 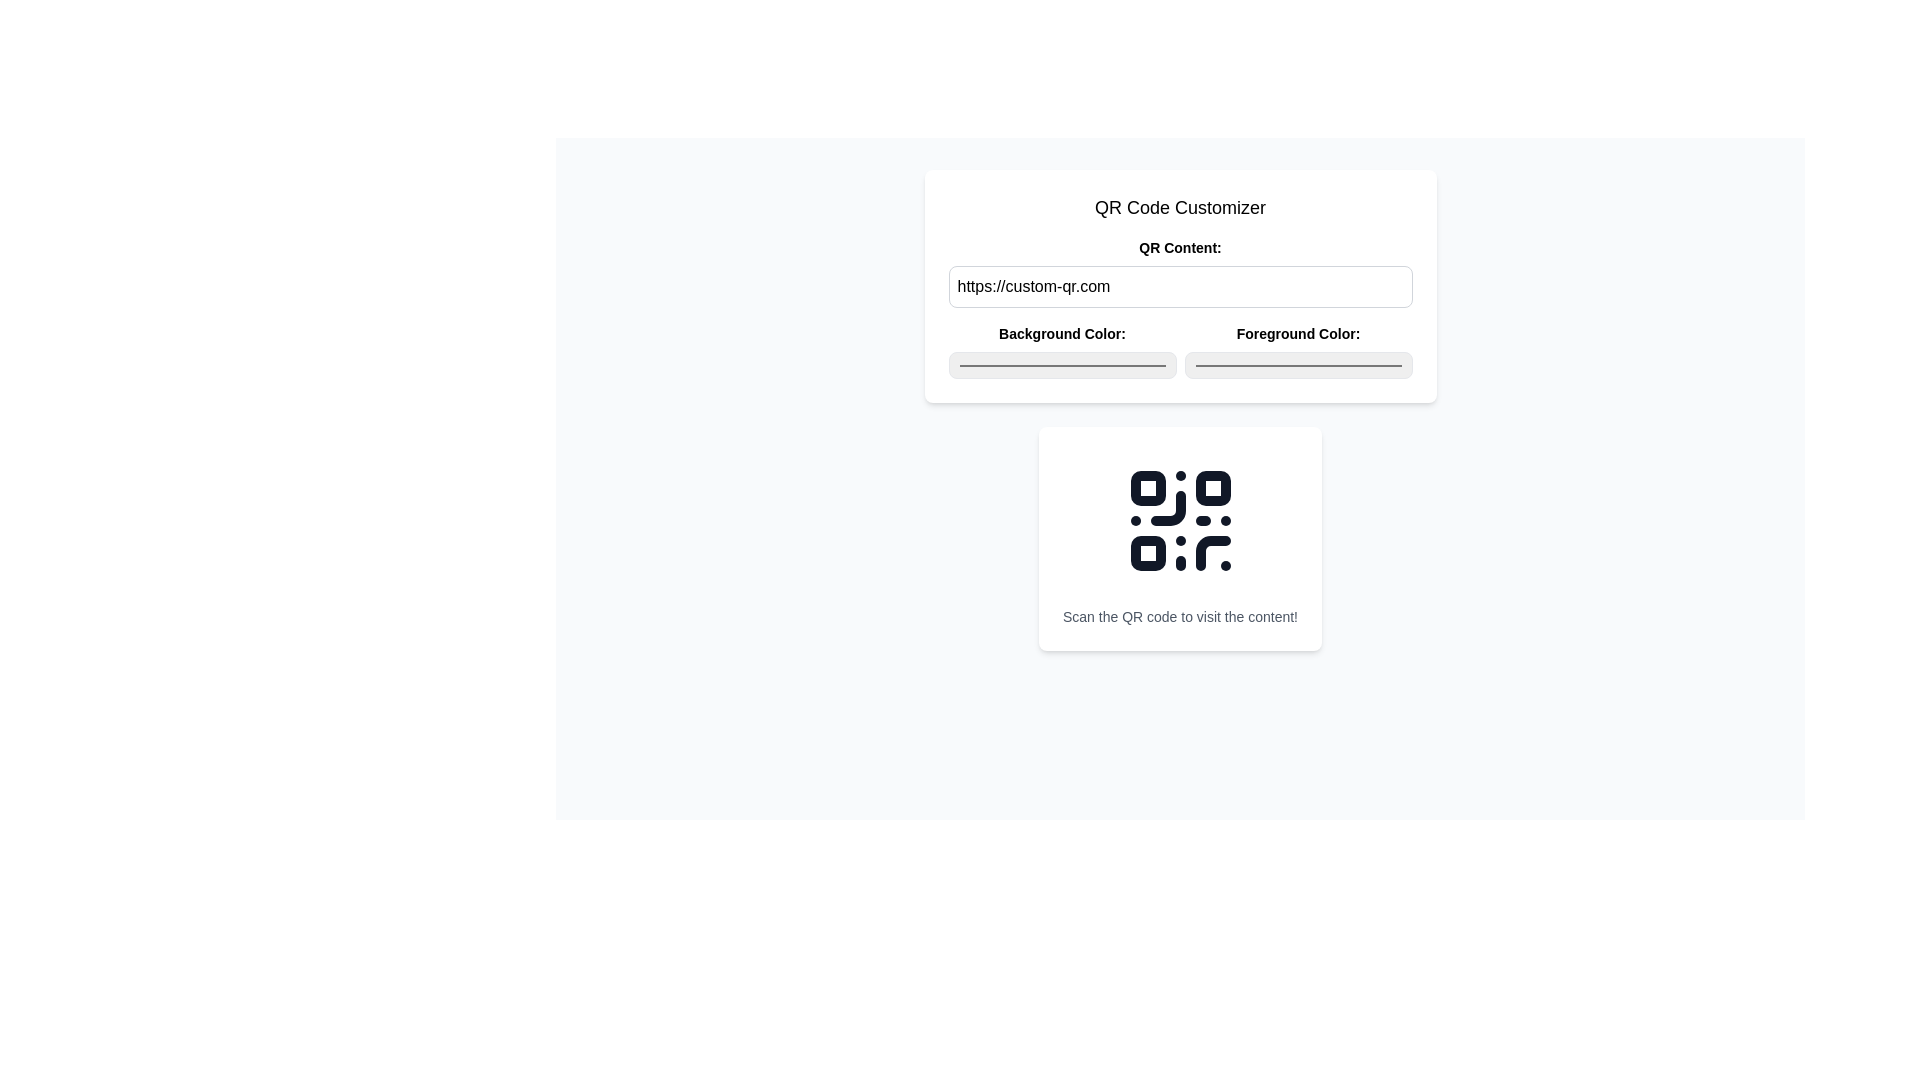 What do you see at coordinates (1212, 488) in the screenshot?
I see `the second square element of the QR code graphic located towards the upper-right part of the page` at bounding box center [1212, 488].